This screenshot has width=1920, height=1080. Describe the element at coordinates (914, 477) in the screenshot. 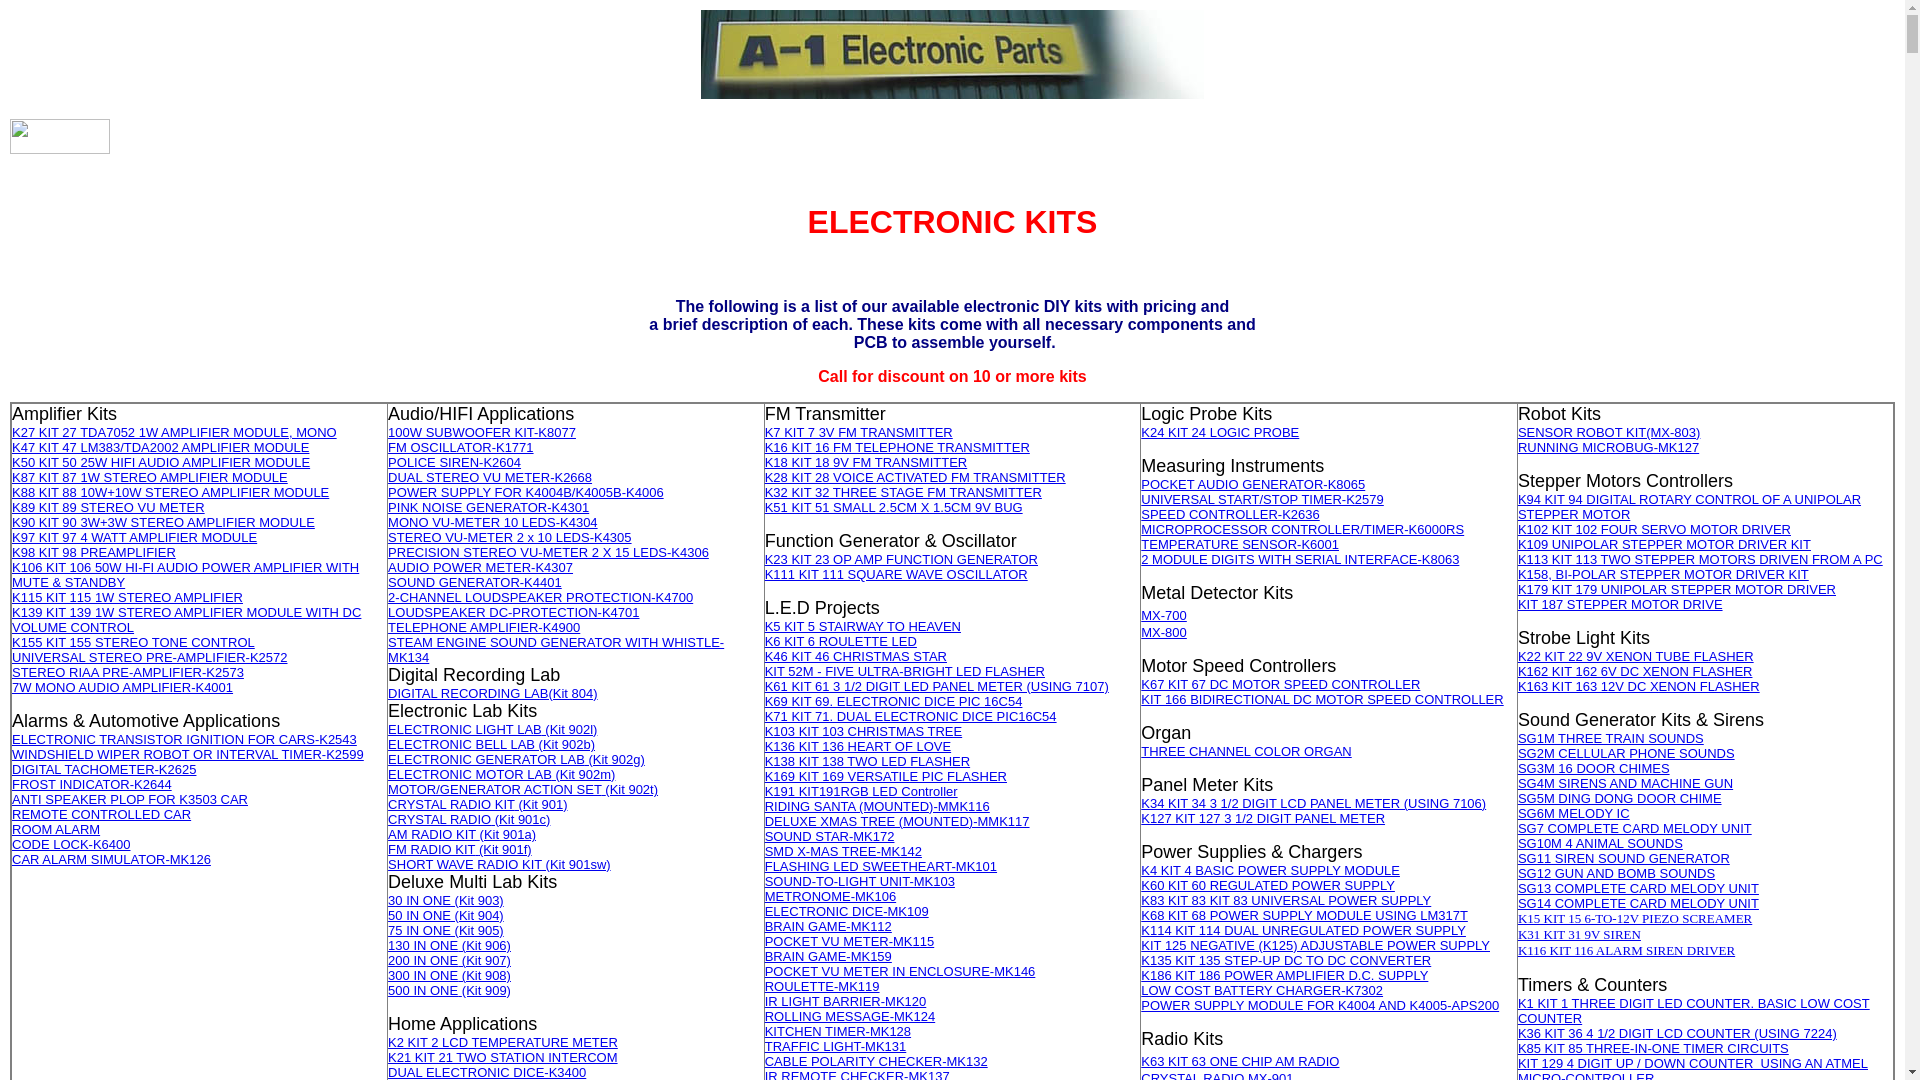

I see `'K28 KIT 28 VOICE ACTIVATED FM TRANSMITTER'` at that location.